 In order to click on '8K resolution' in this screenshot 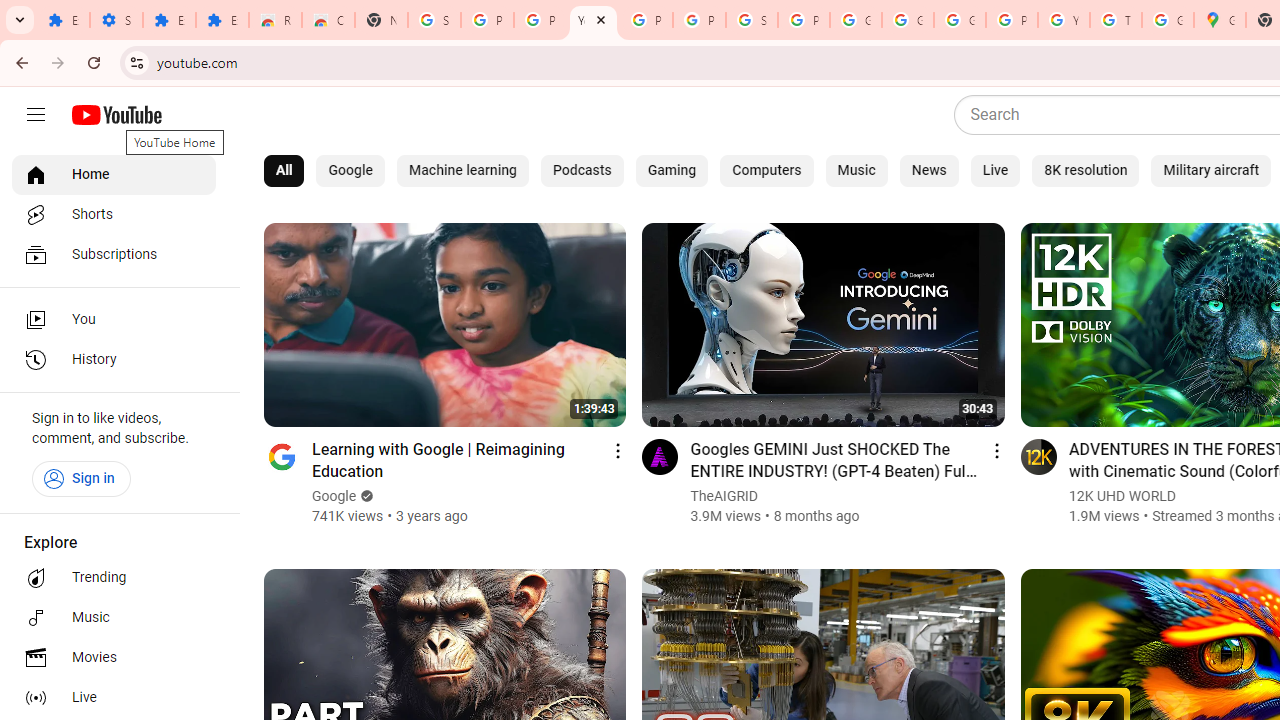, I will do `click(1085, 170)`.